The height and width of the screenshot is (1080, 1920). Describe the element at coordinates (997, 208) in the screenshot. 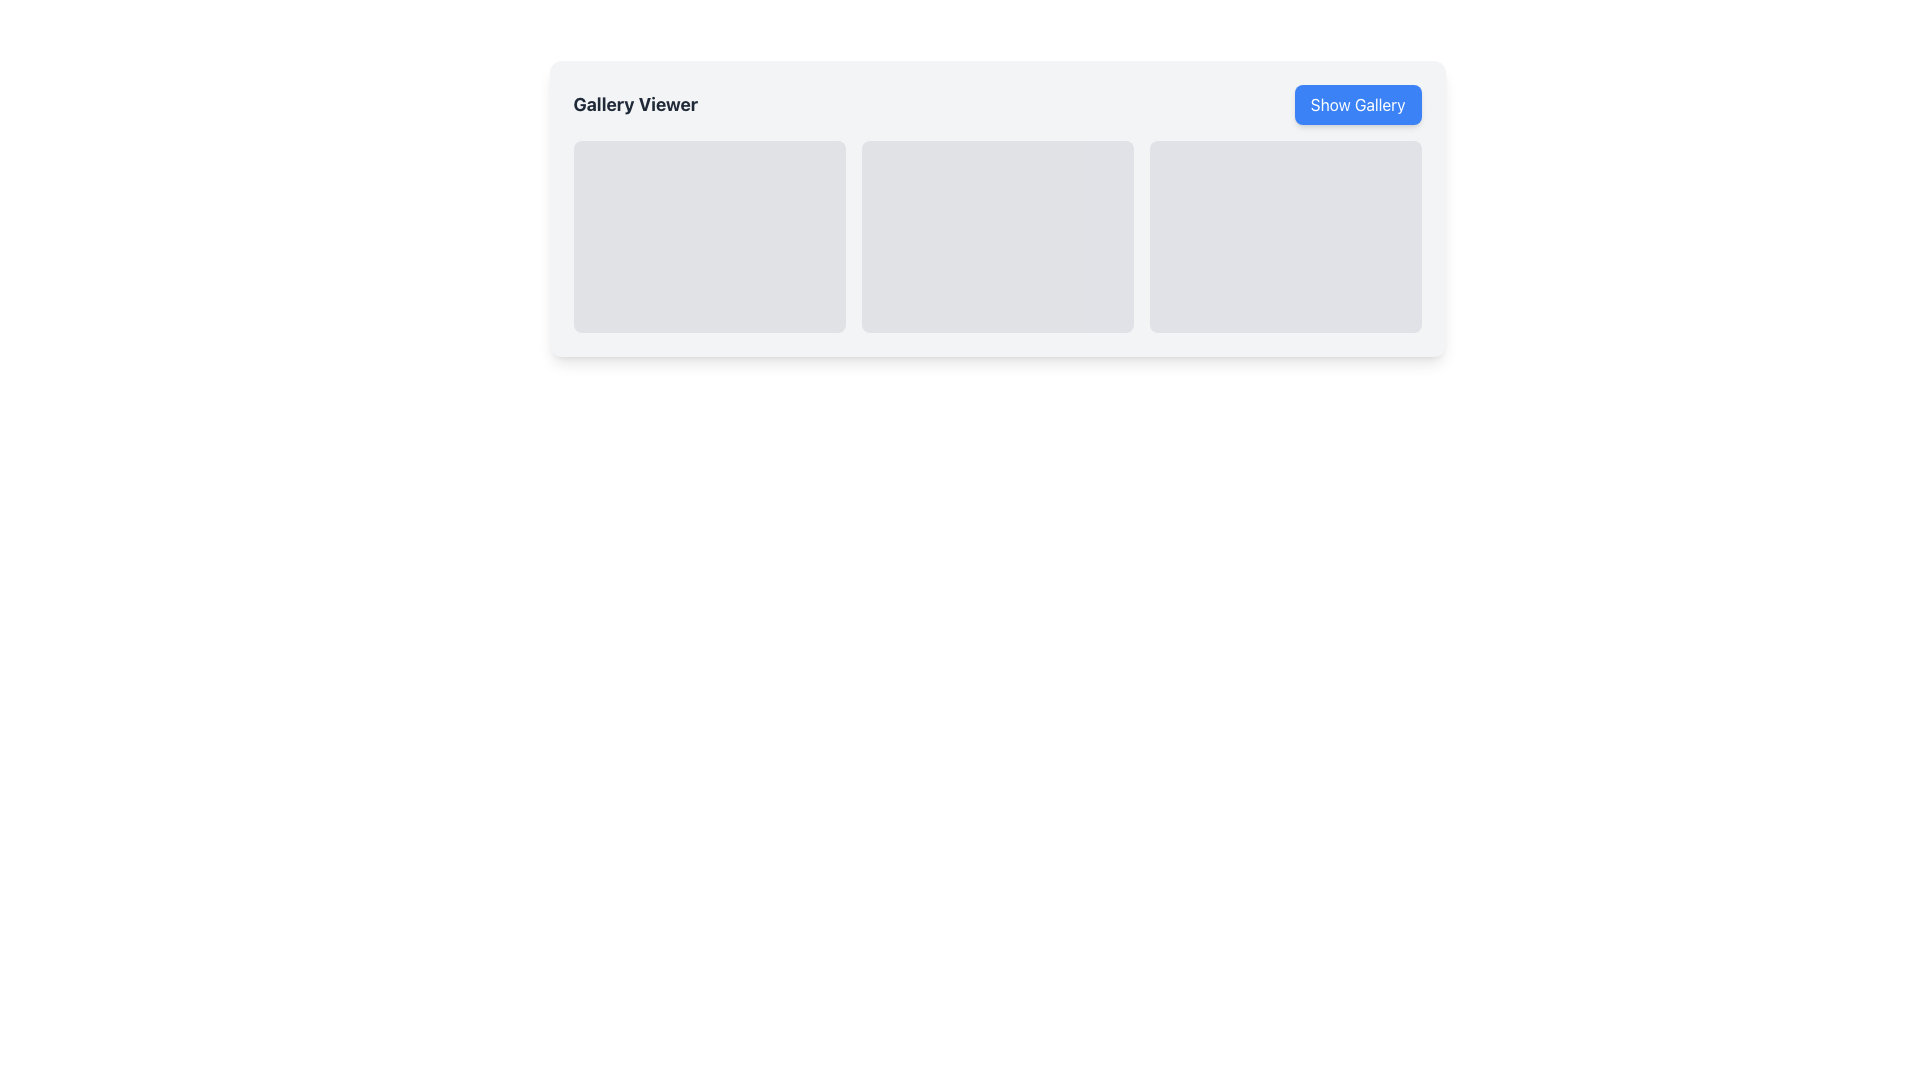

I see `the light gray rounded rectangle card located in the center of the gallery viewer section, which is the middle card of three in a row` at that location.